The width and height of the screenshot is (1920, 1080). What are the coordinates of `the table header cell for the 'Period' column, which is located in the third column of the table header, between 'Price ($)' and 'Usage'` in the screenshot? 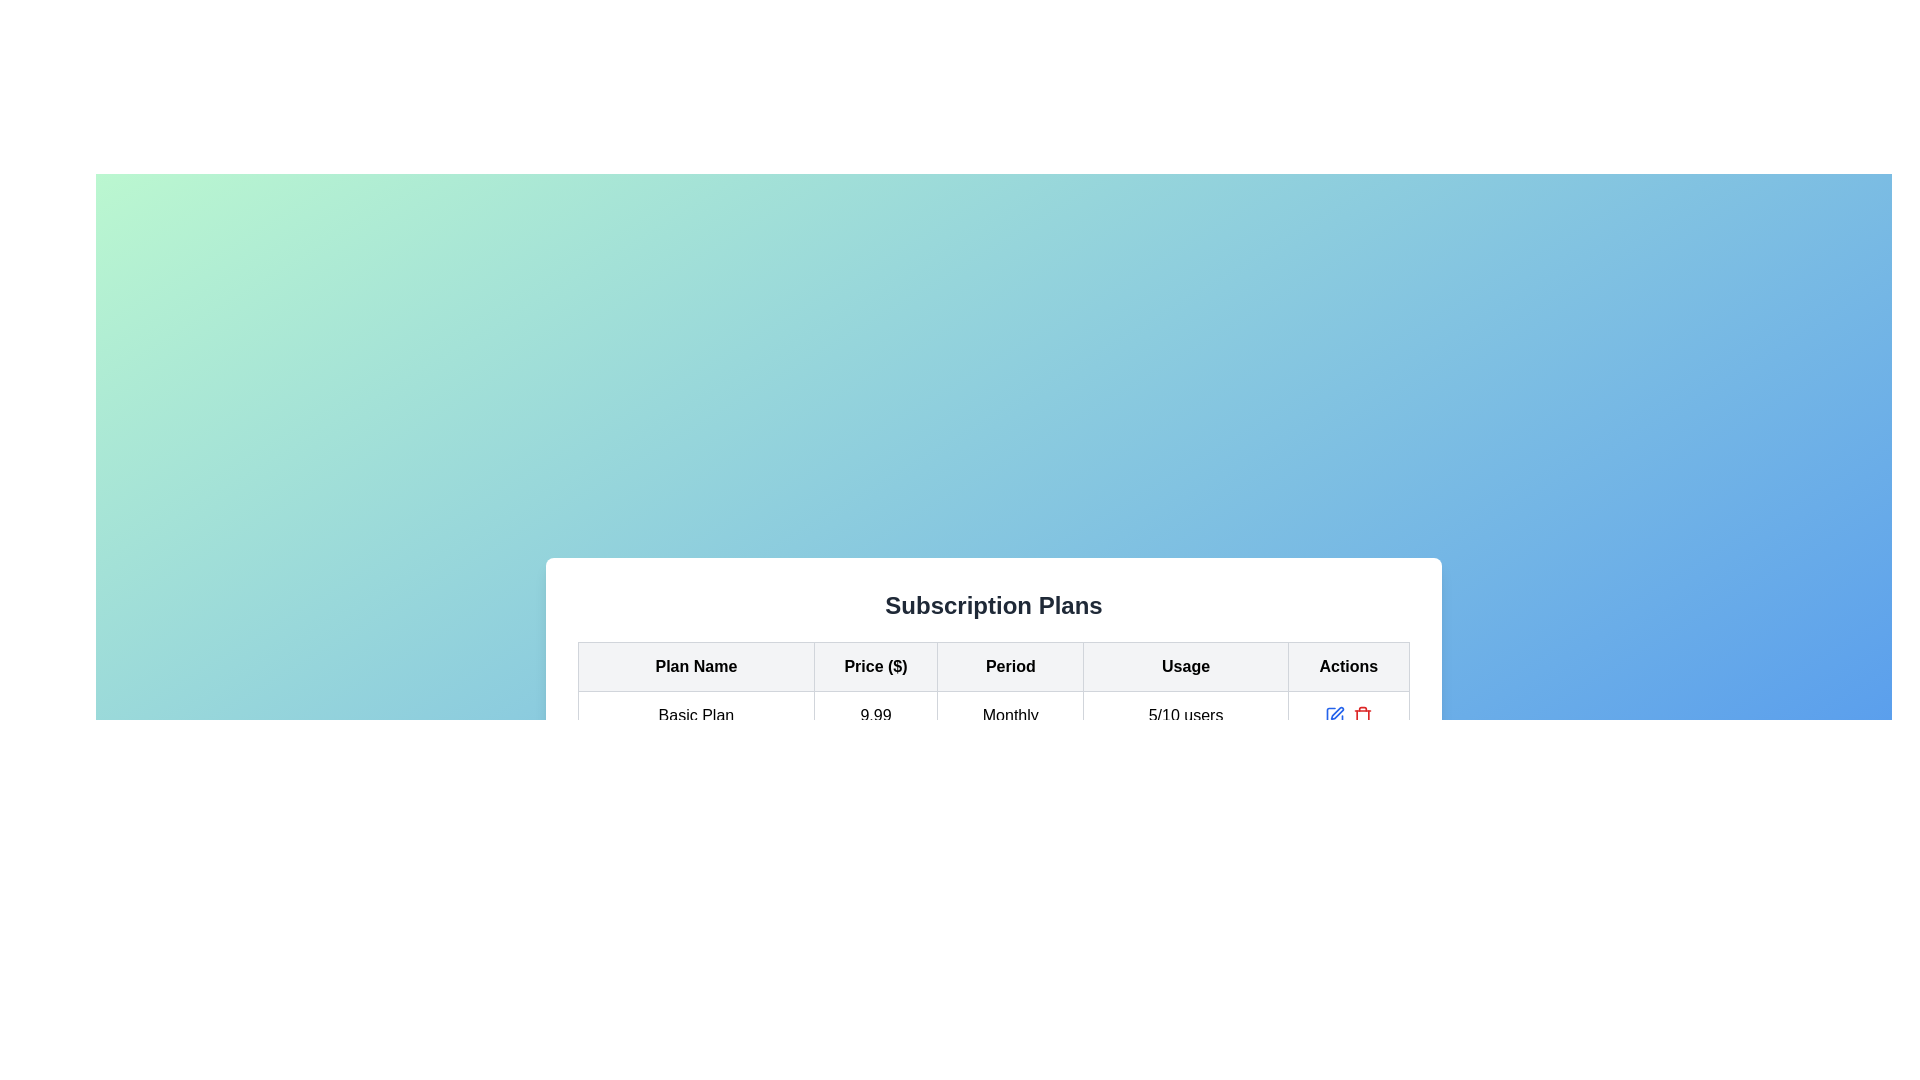 It's located at (1010, 666).